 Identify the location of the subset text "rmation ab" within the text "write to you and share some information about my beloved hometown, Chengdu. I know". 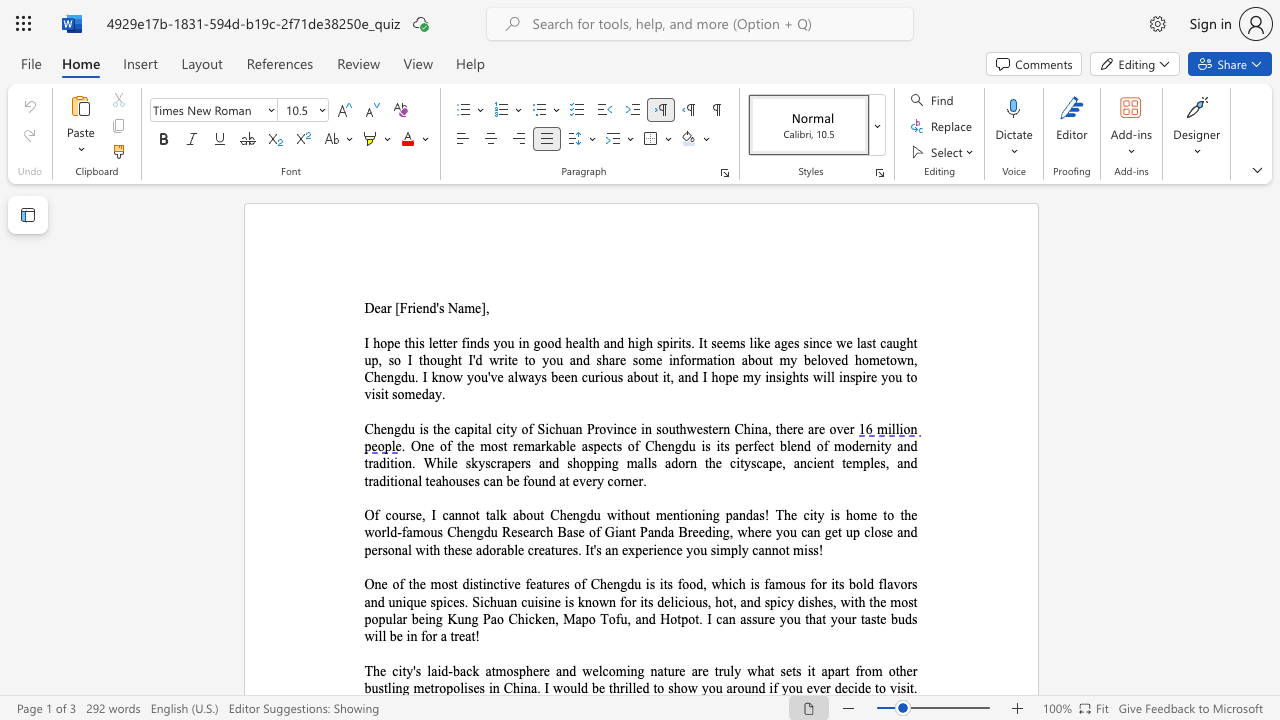
(691, 360).